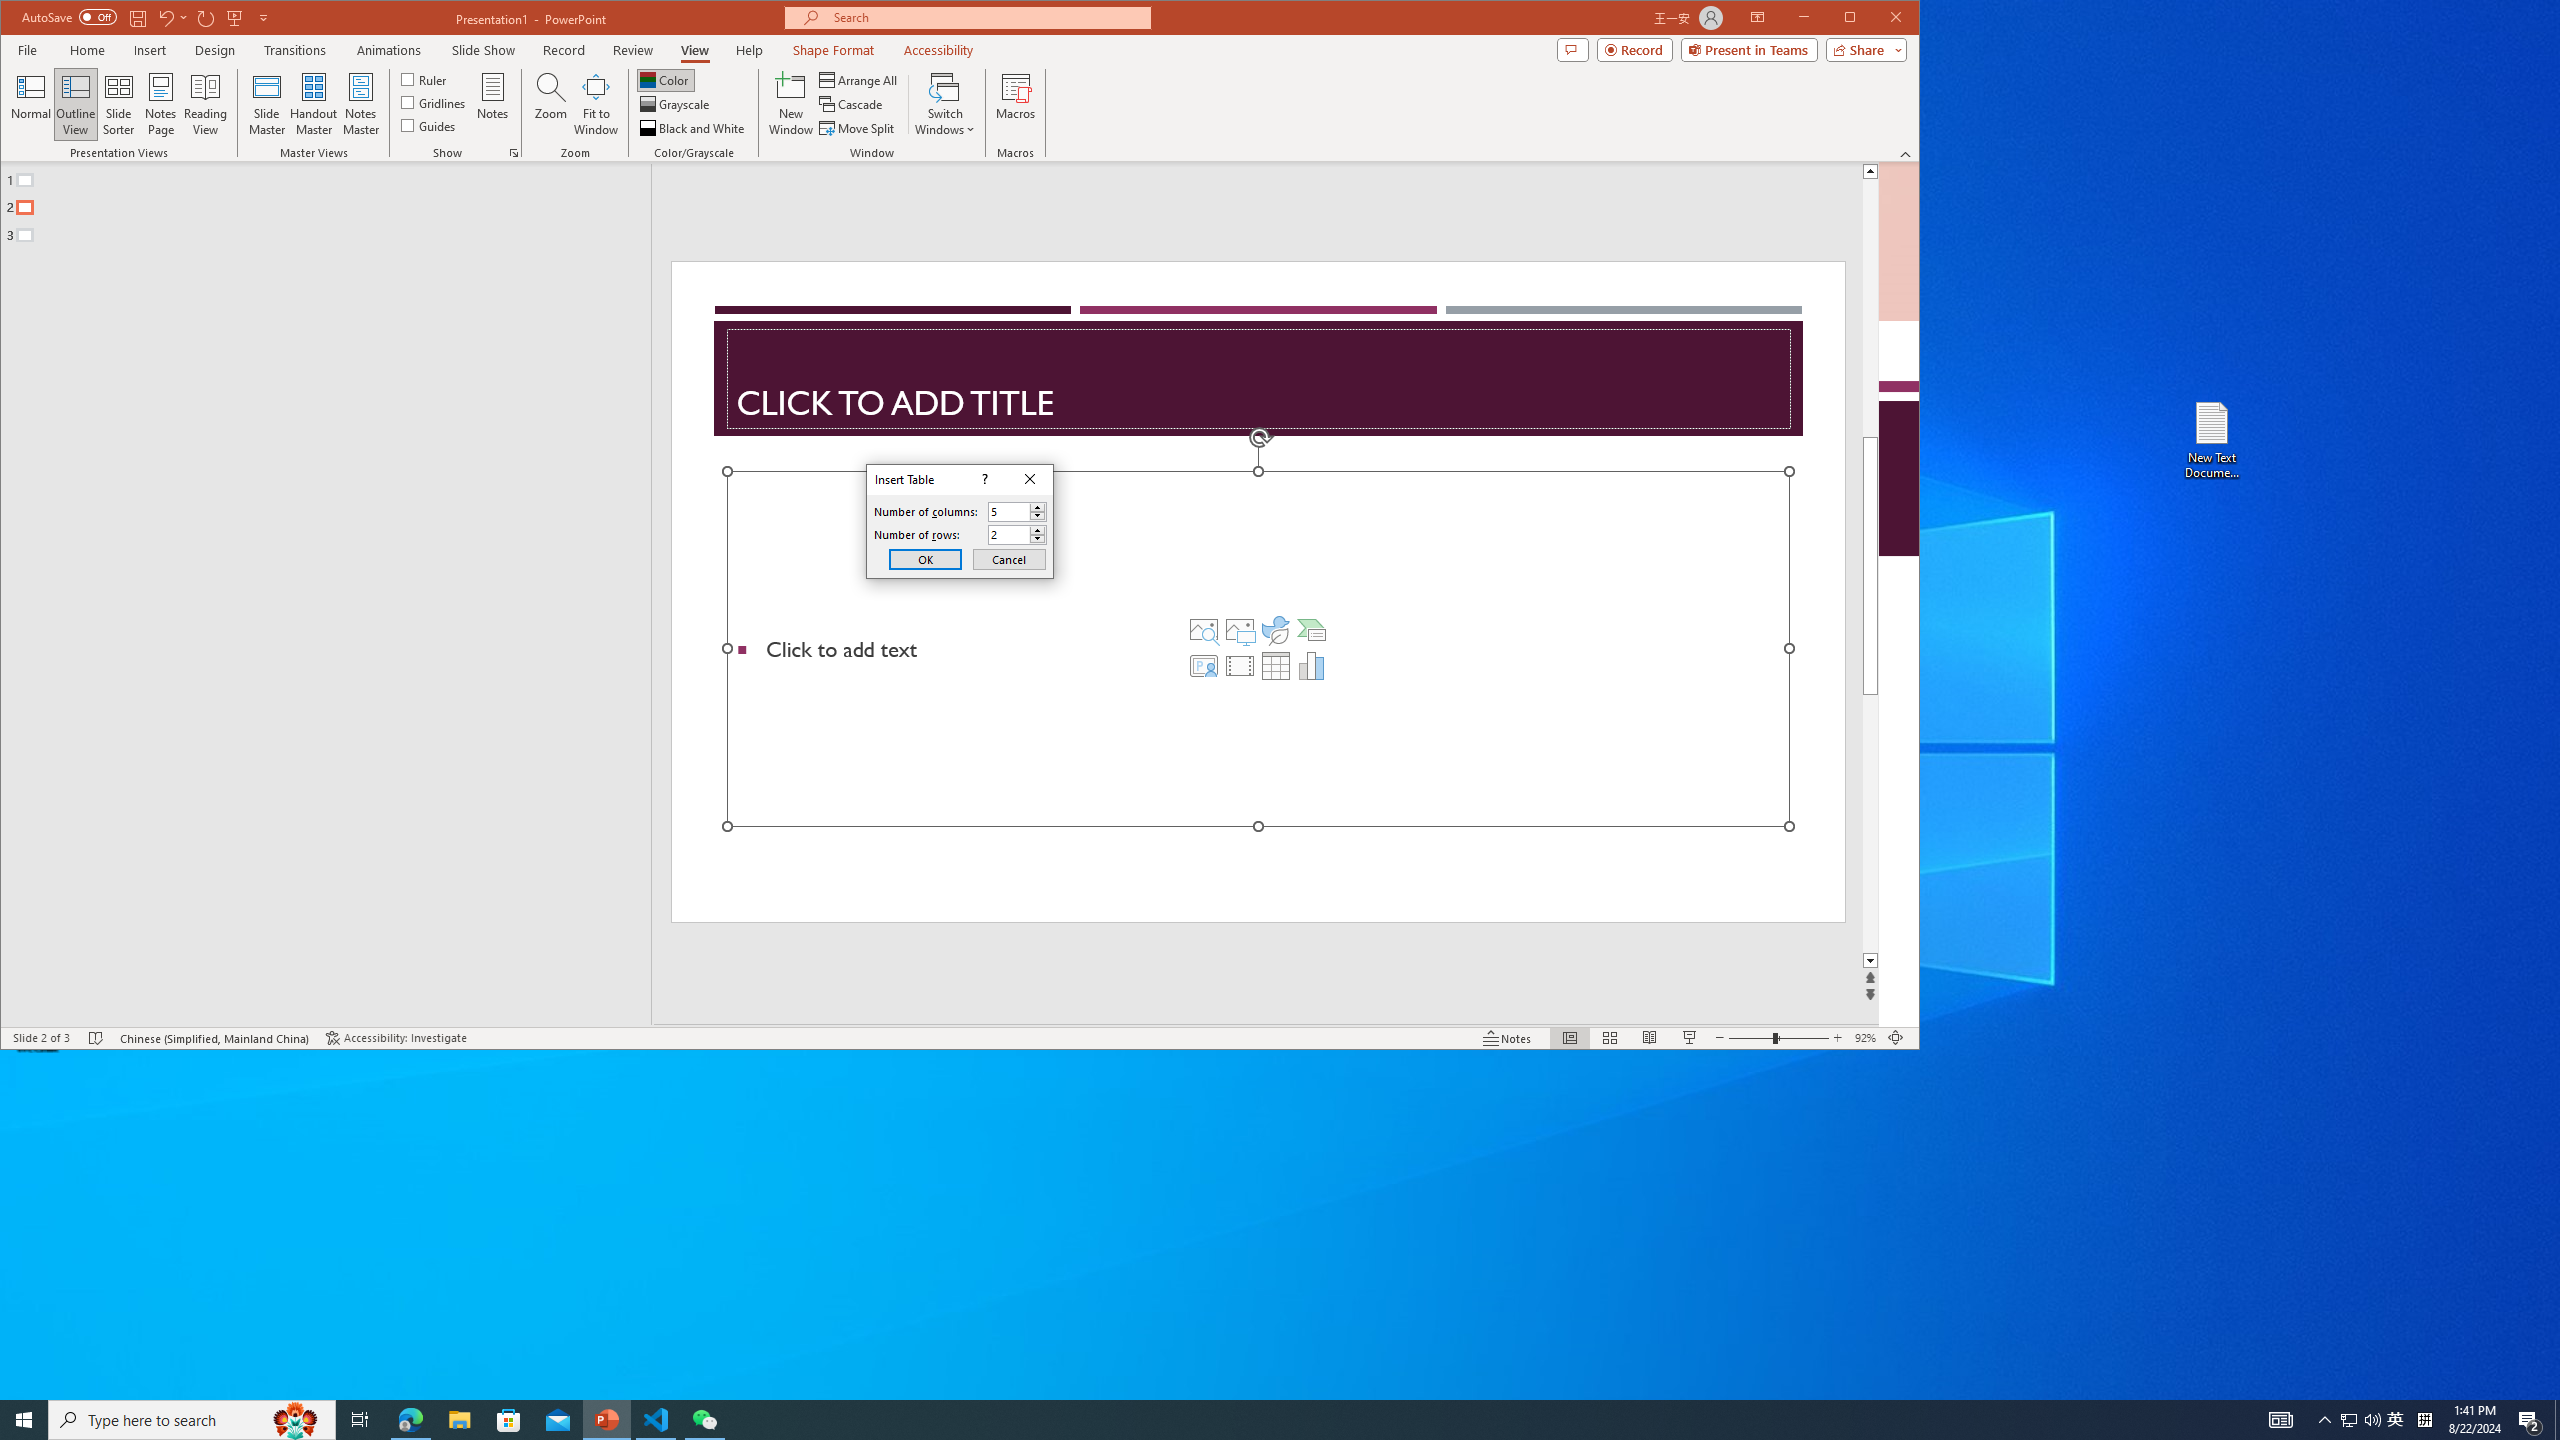  What do you see at coordinates (1015, 103) in the screenshot?
I see `'Macros'` at bounding box center [1015, 103].